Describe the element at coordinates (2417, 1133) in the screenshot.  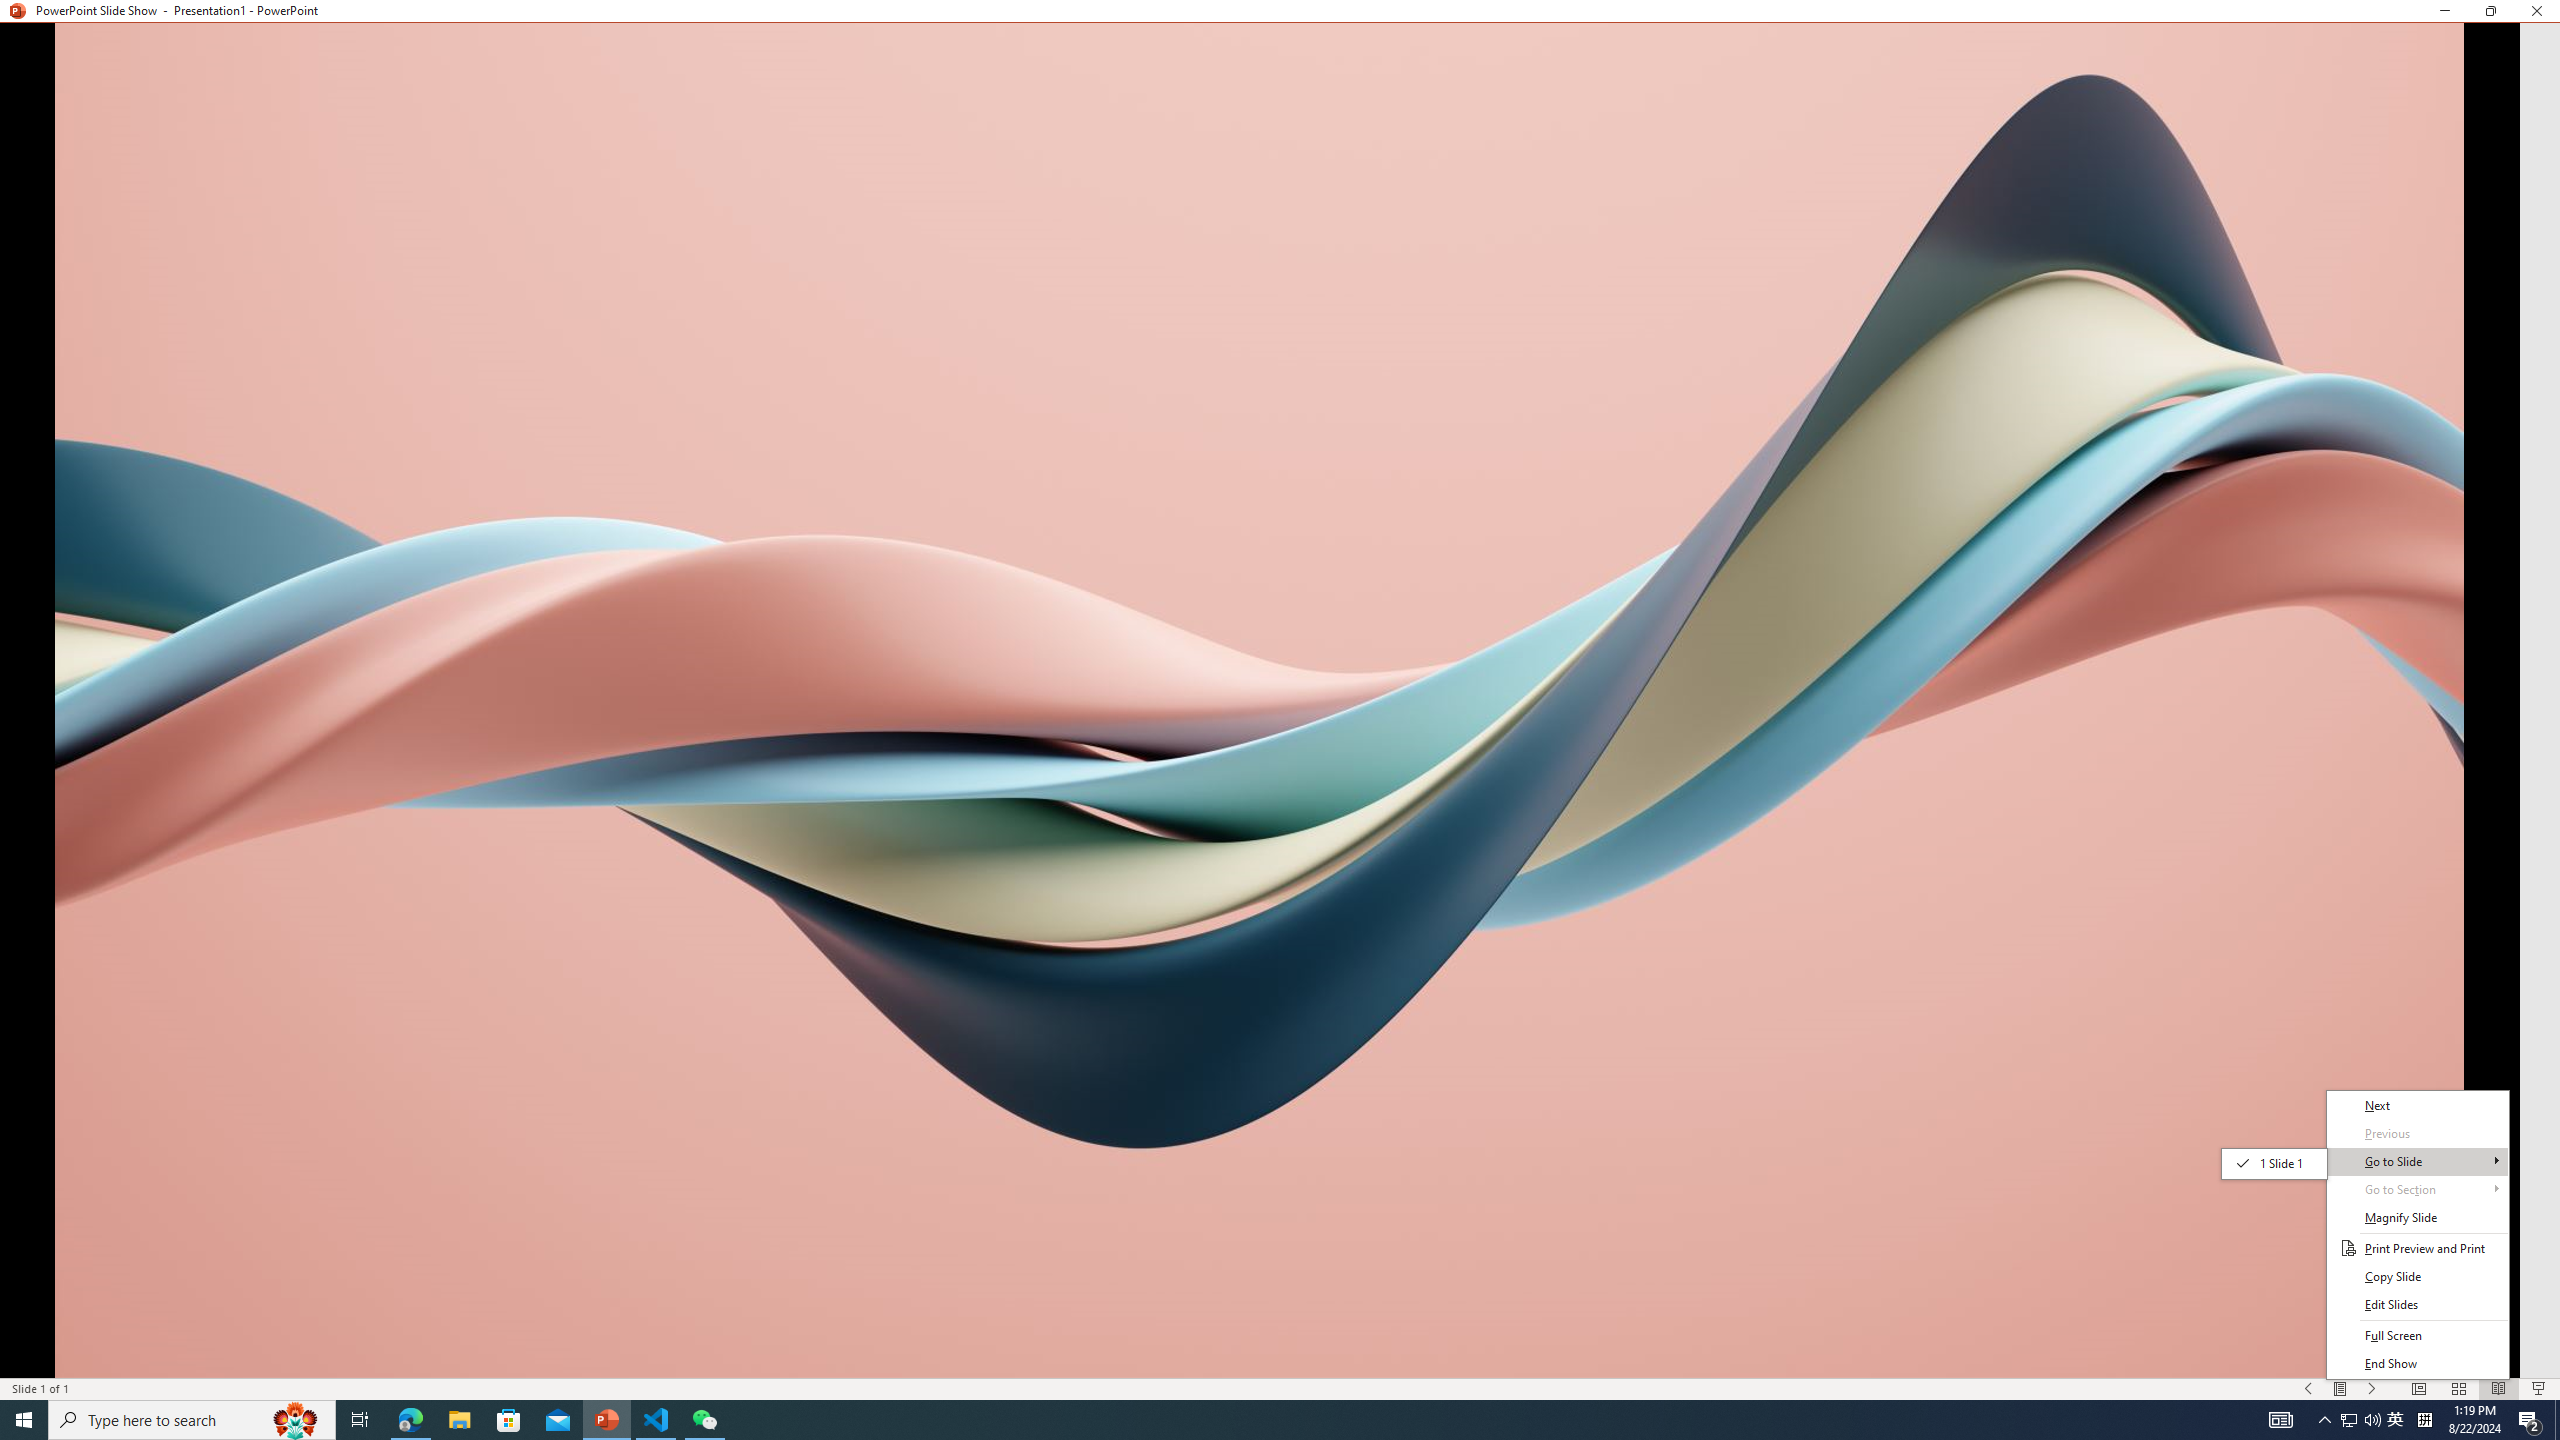
I see `'Previous'` at that location.